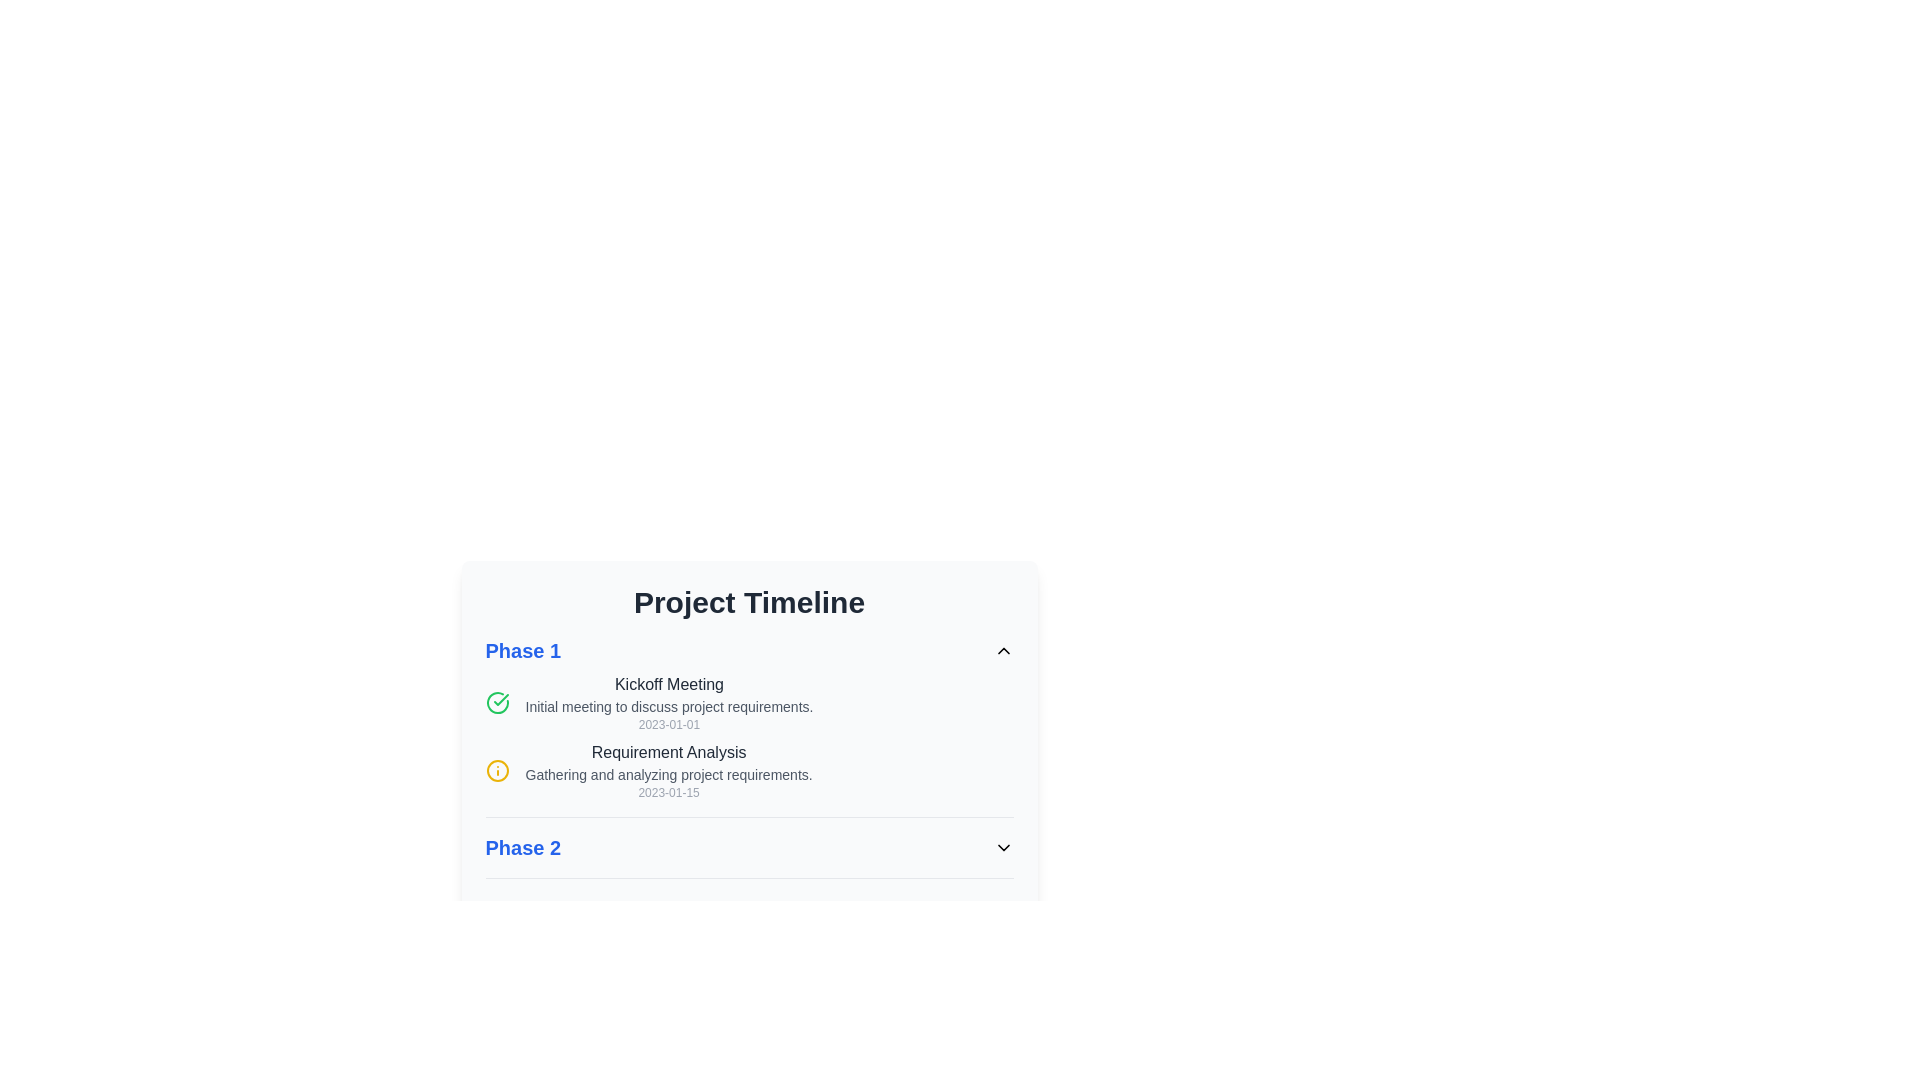  What do you see at coordinates (748, 770) in the screenshot?
I see `the second list item in the timeline labeled 'Phase 1', which includes a bold heading 'Requirement Analysis', a description, and a date below it` at bounding box center [748, 770].